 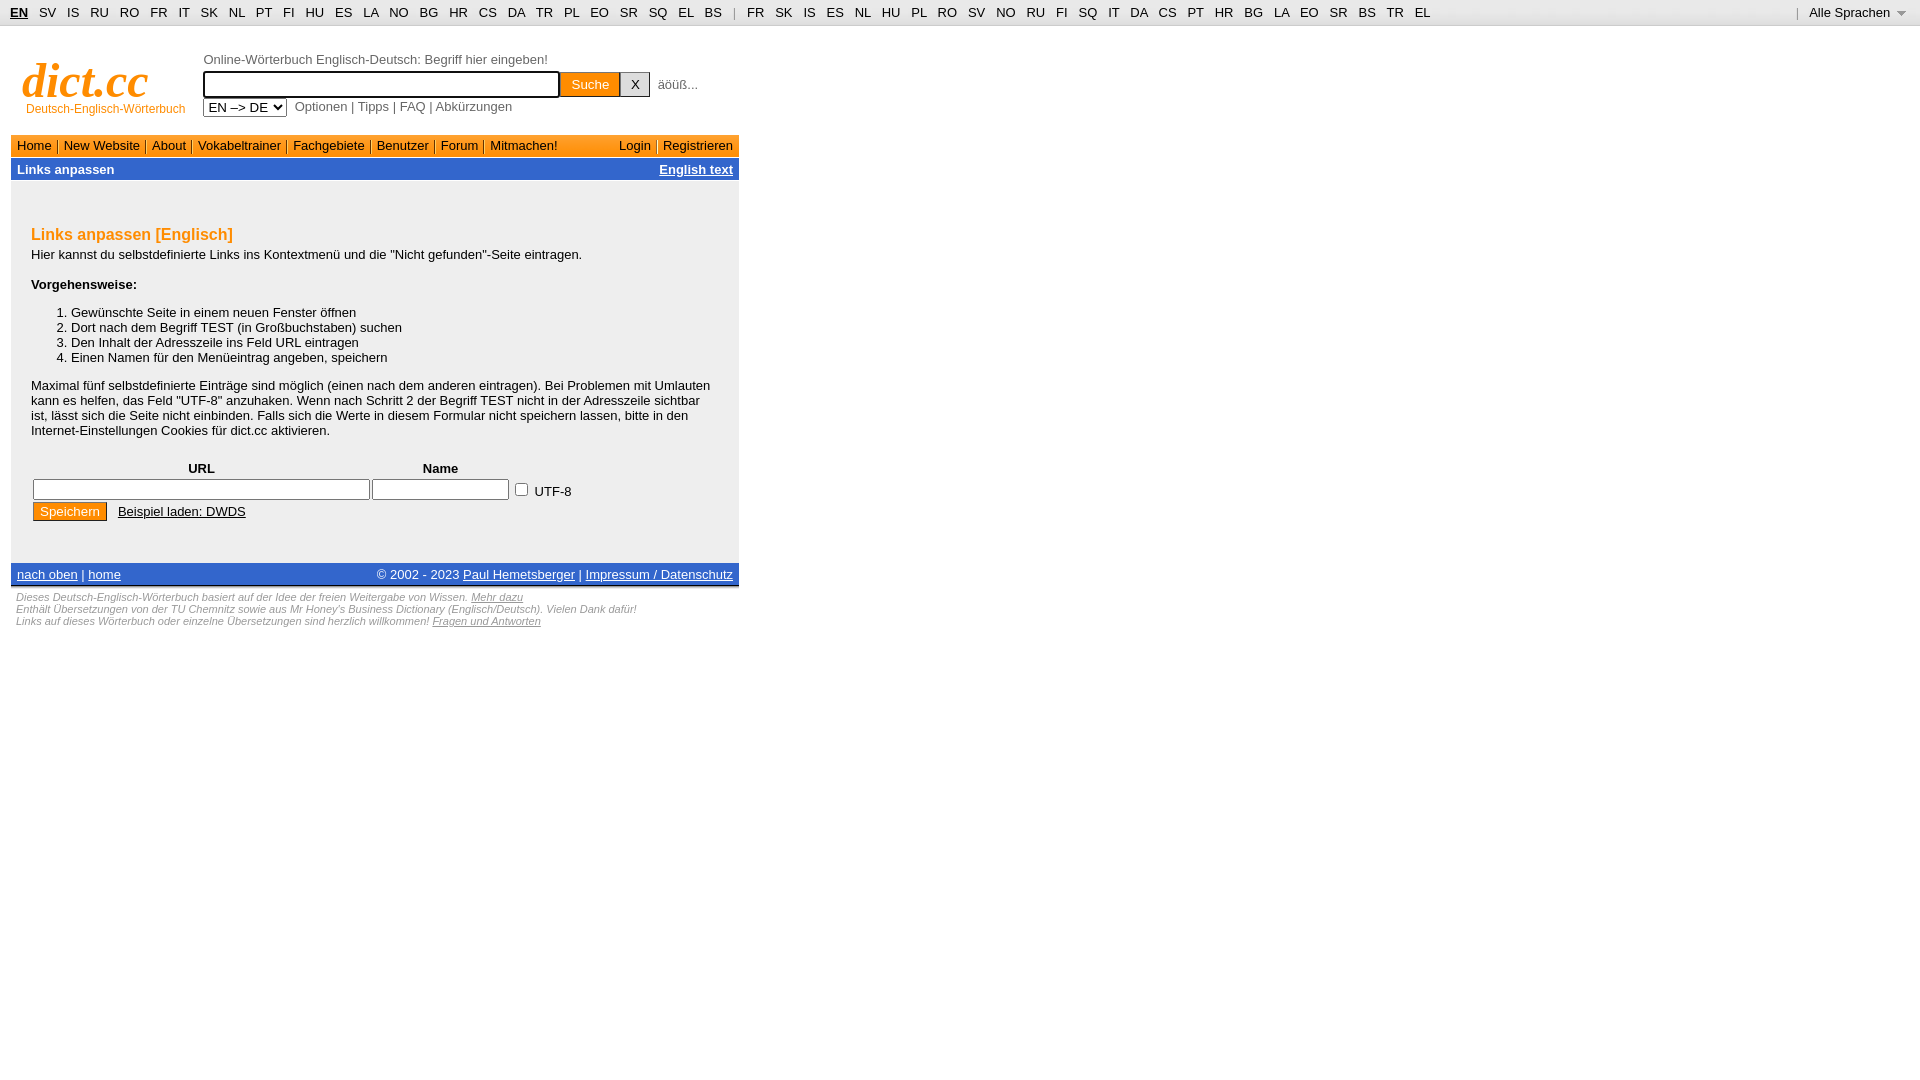 I want to click on 'Suche', so click(x=560, y=83).